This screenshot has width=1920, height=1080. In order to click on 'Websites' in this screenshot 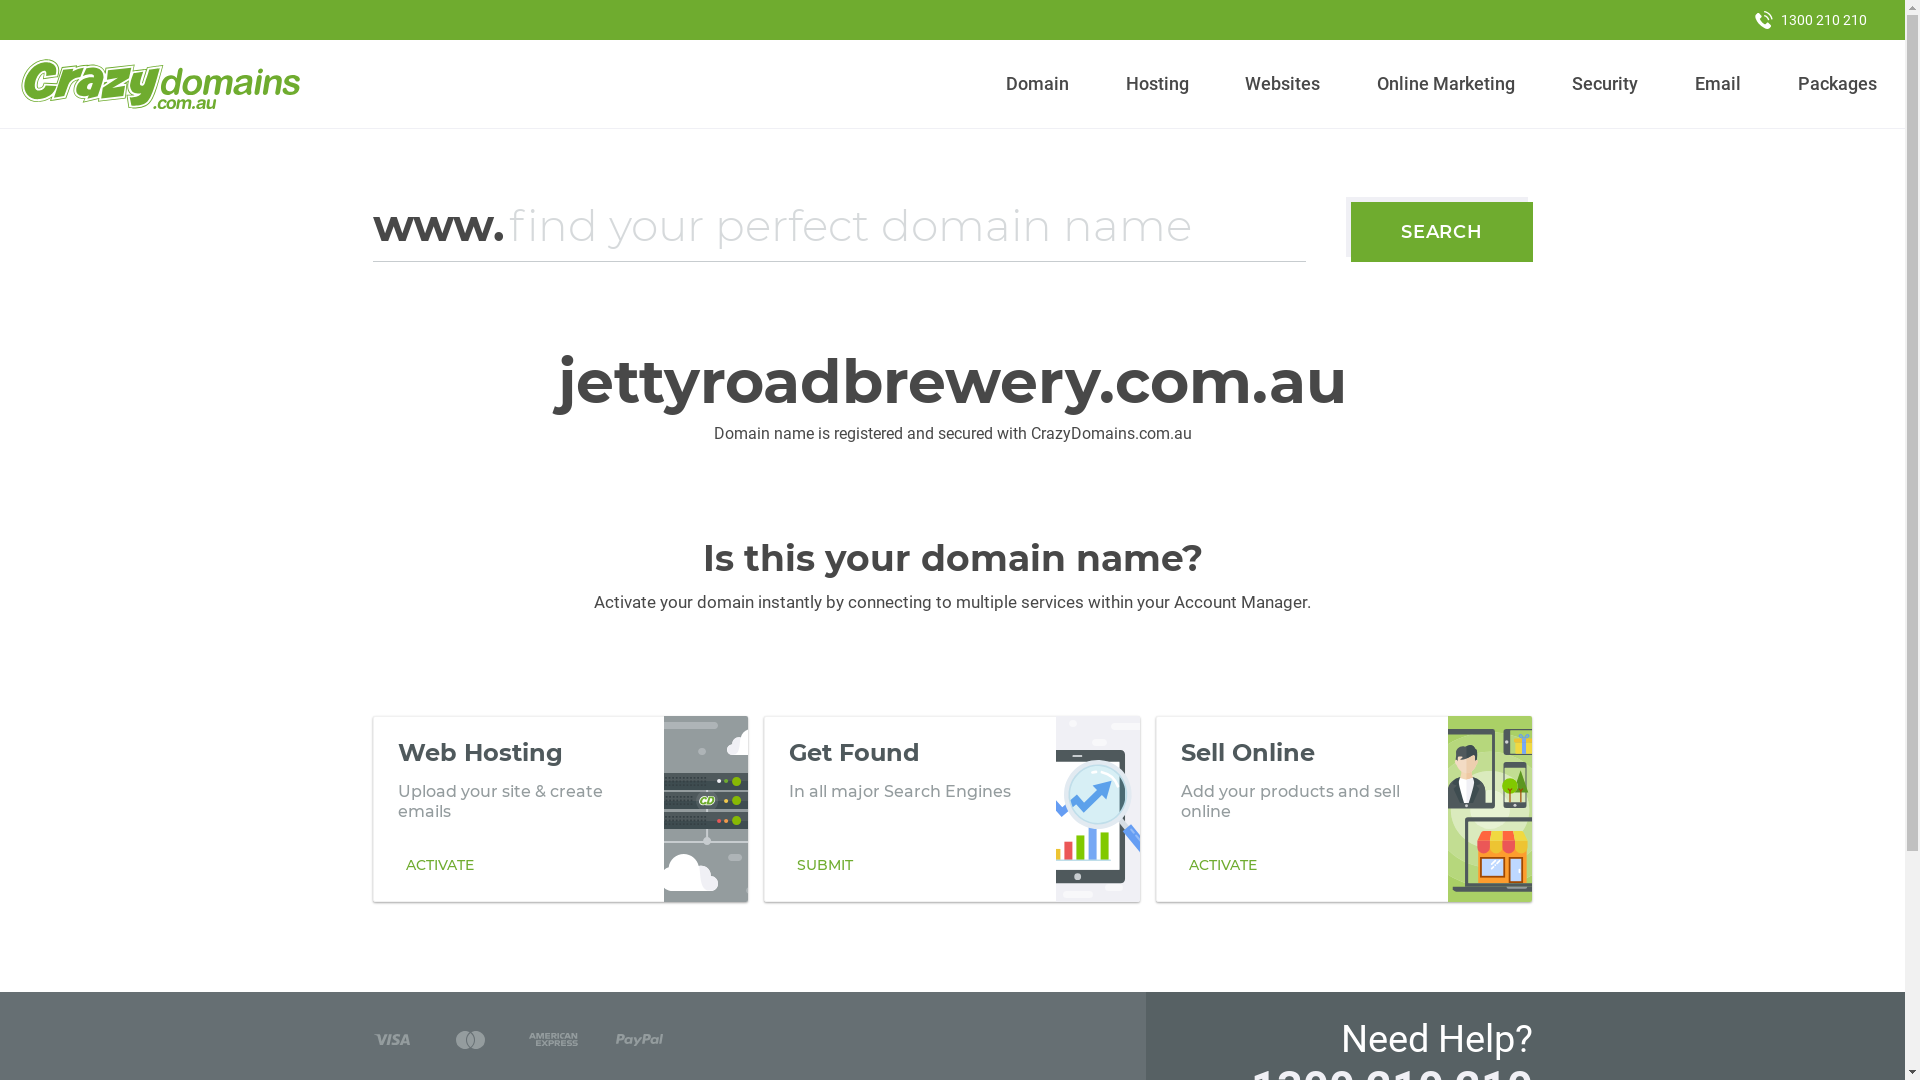, I will do `click(1236, 83)`.